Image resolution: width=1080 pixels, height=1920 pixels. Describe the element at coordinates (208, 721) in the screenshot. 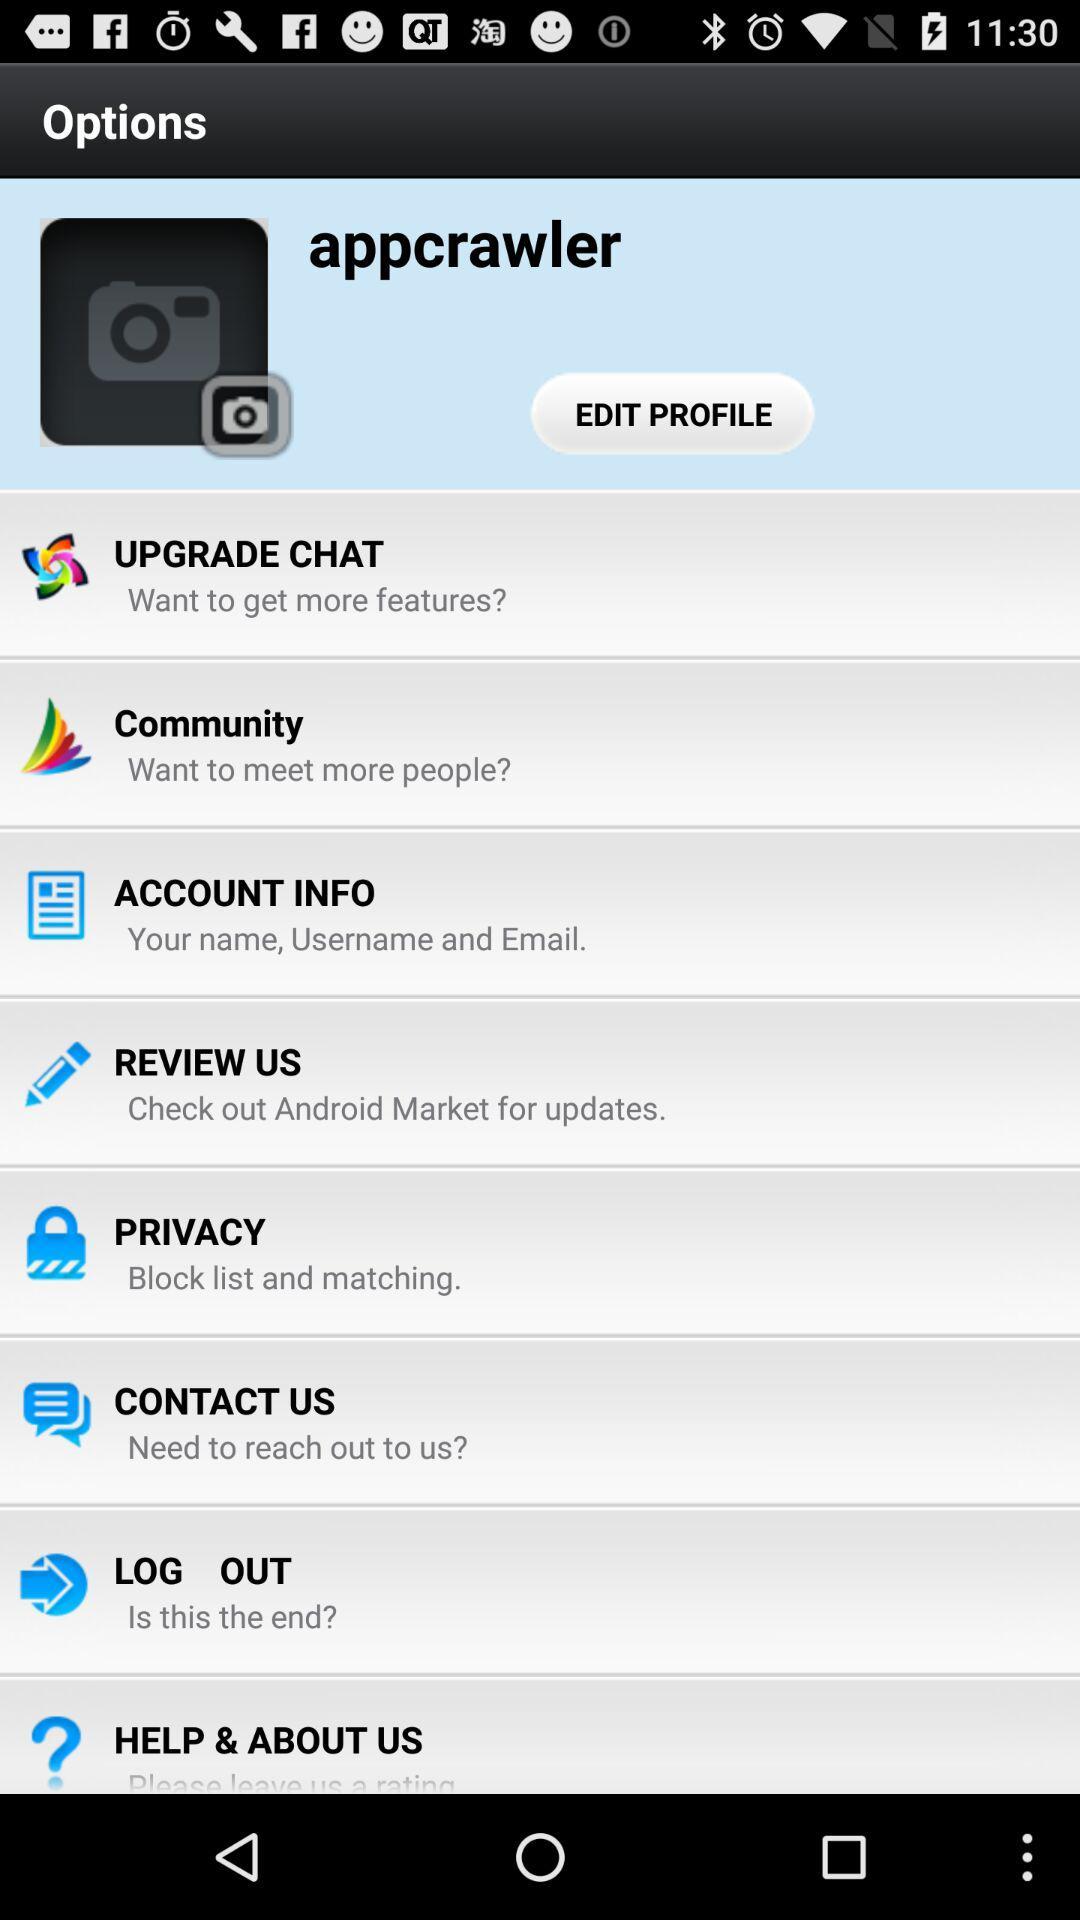

I see `community icon` at that location.